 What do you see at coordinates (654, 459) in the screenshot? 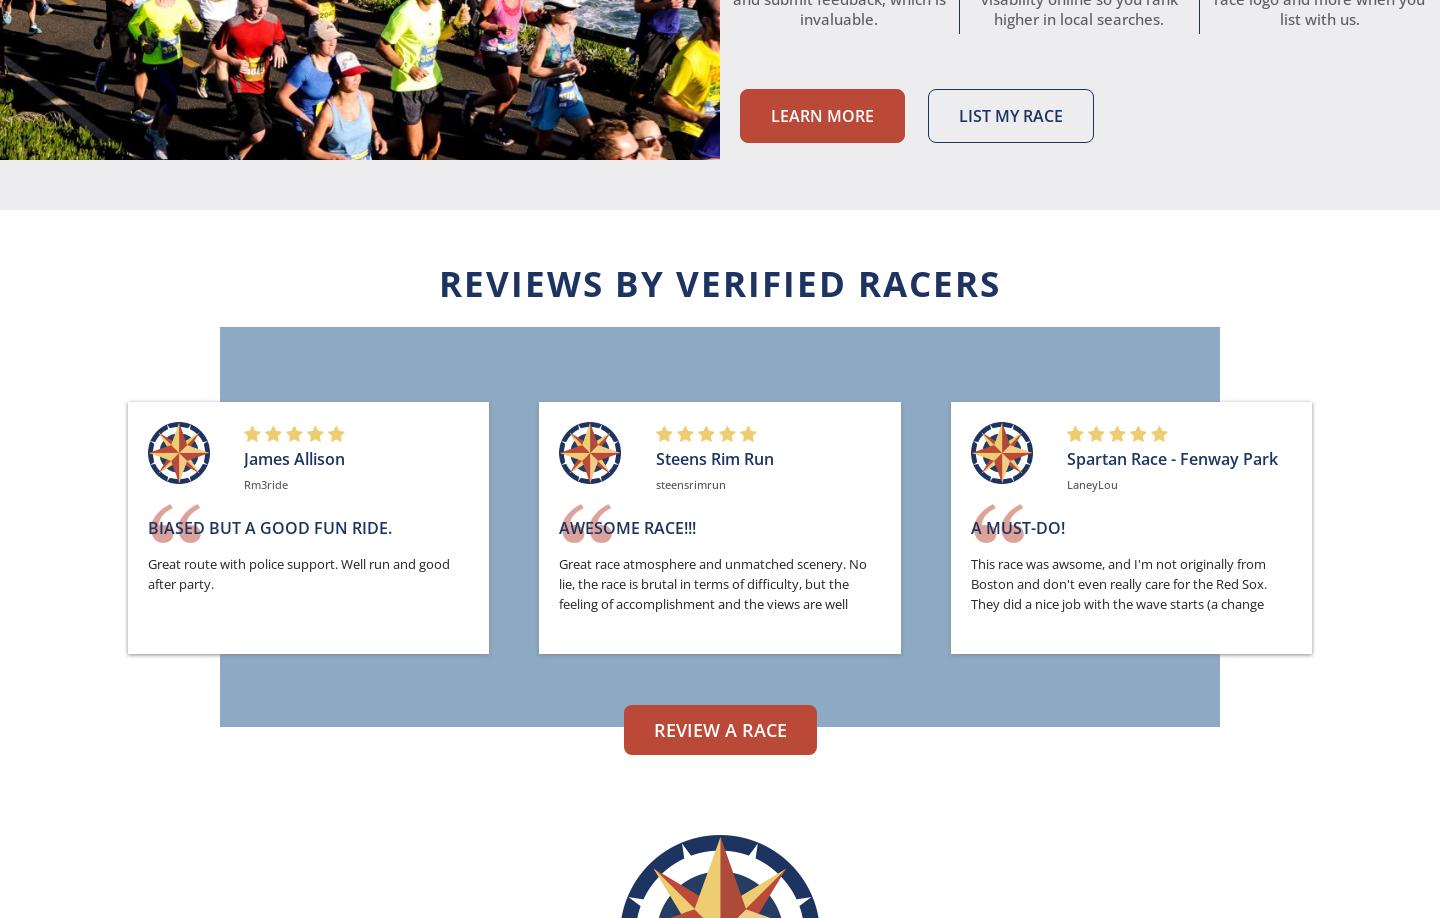
I see `'Steens Rim Run'` at bounding box center [654, 459].